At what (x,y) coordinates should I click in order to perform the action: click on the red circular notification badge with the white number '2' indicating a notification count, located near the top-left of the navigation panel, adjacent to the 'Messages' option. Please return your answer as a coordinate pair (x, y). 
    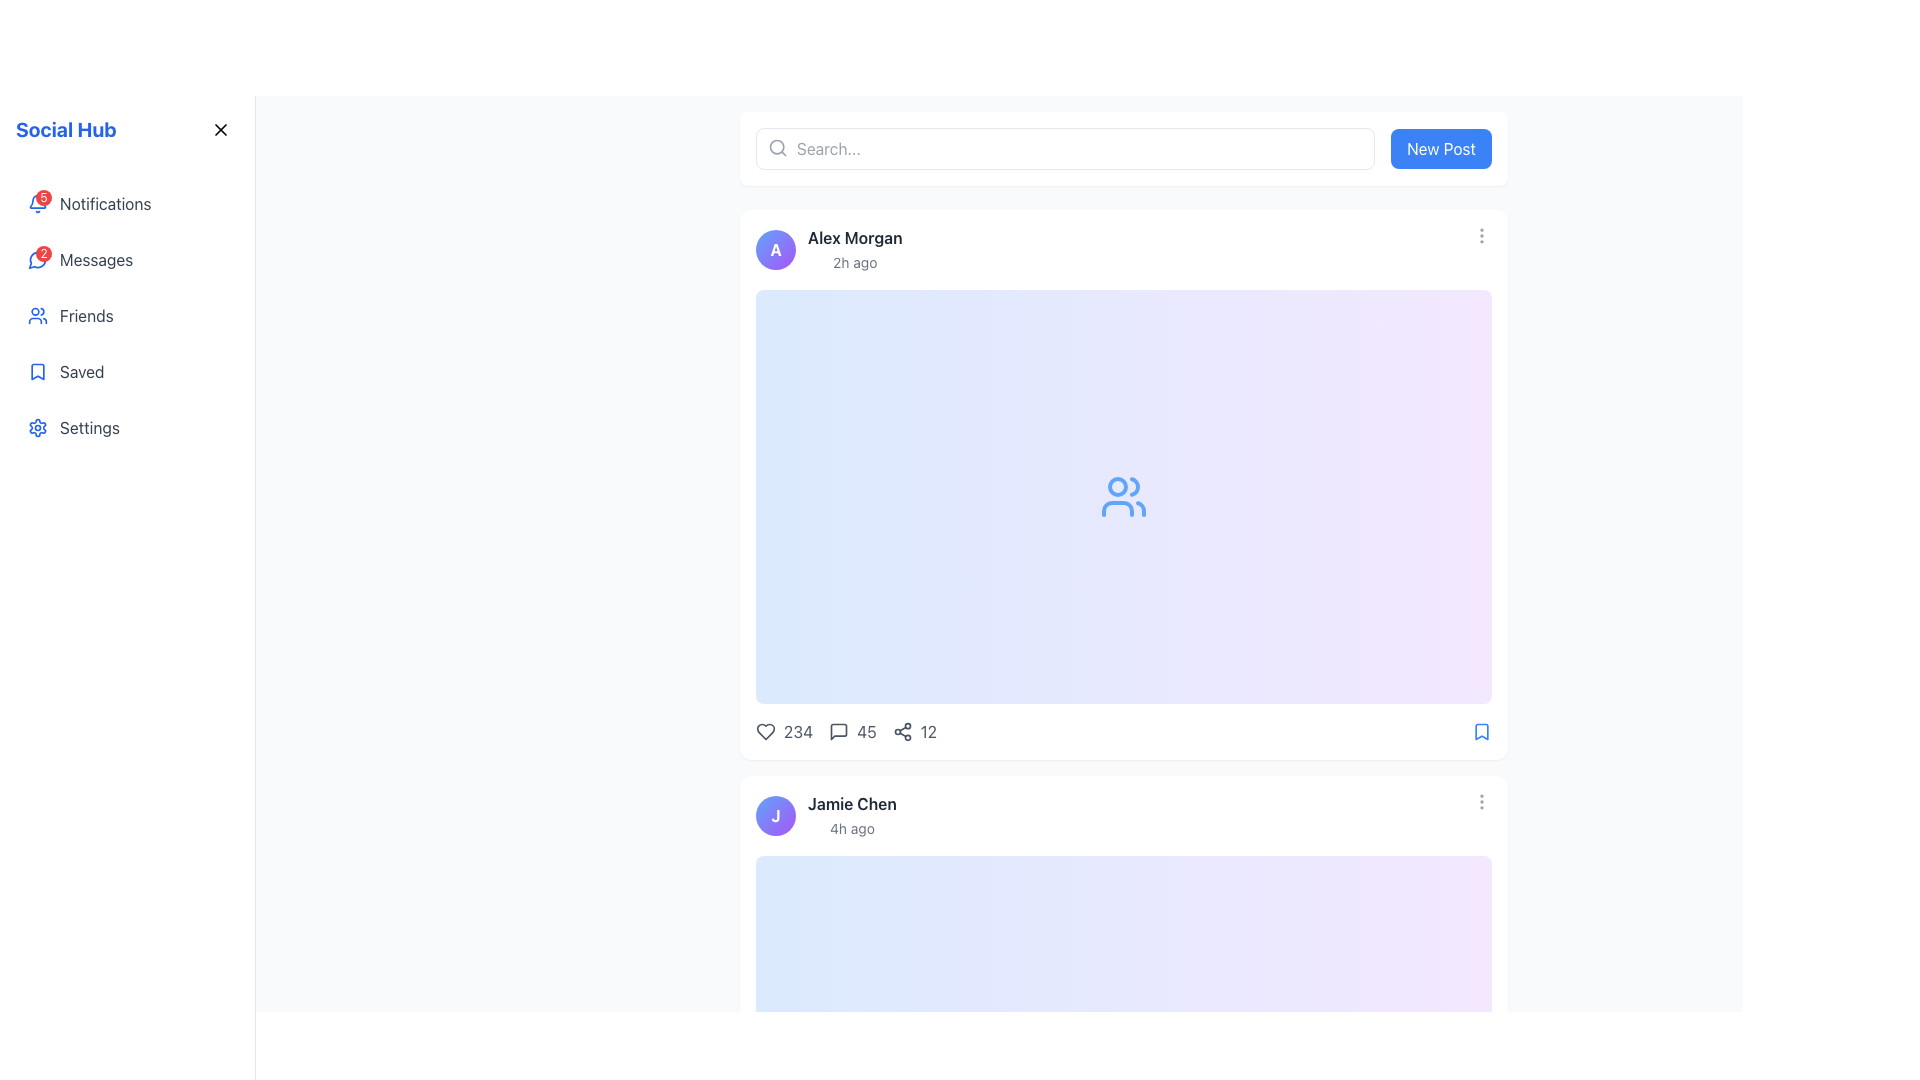
    Looking at the image, I should click on (38, 258).